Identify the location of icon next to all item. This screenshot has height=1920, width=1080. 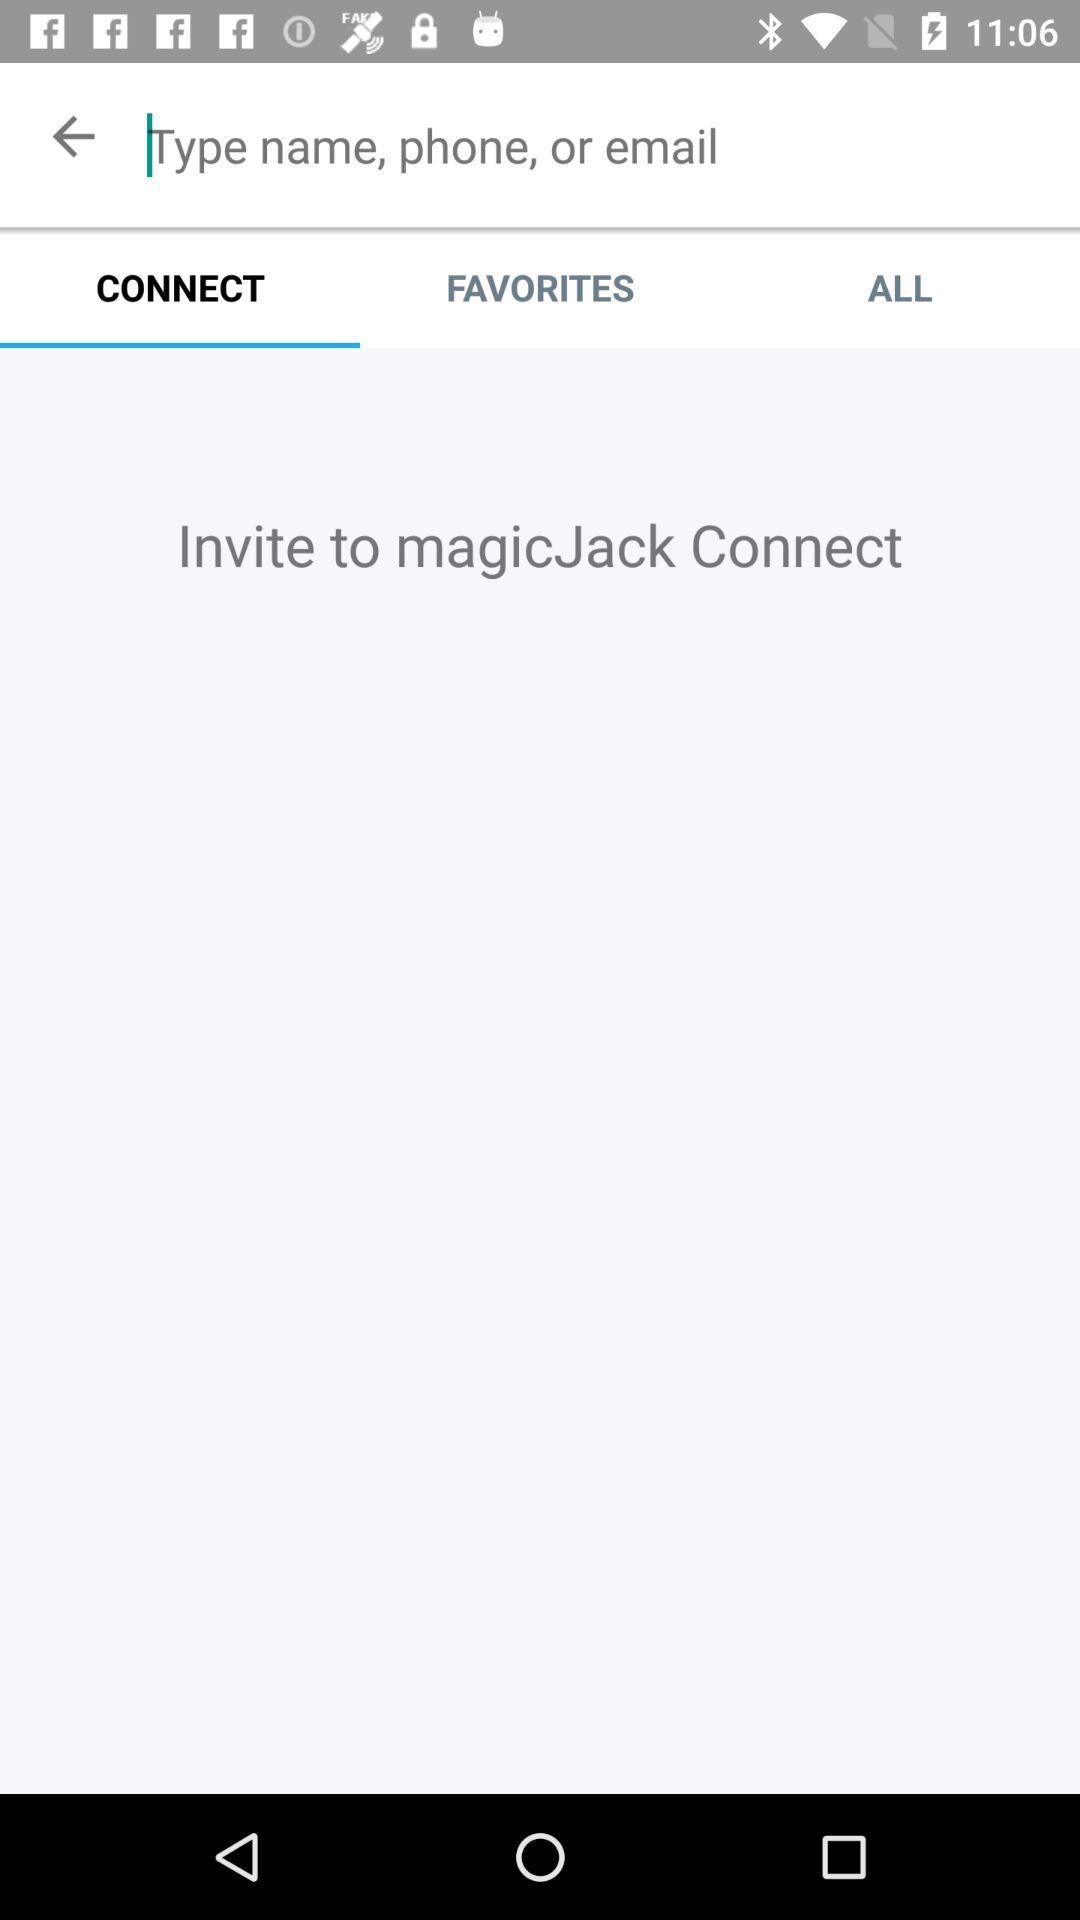
(540, 286).